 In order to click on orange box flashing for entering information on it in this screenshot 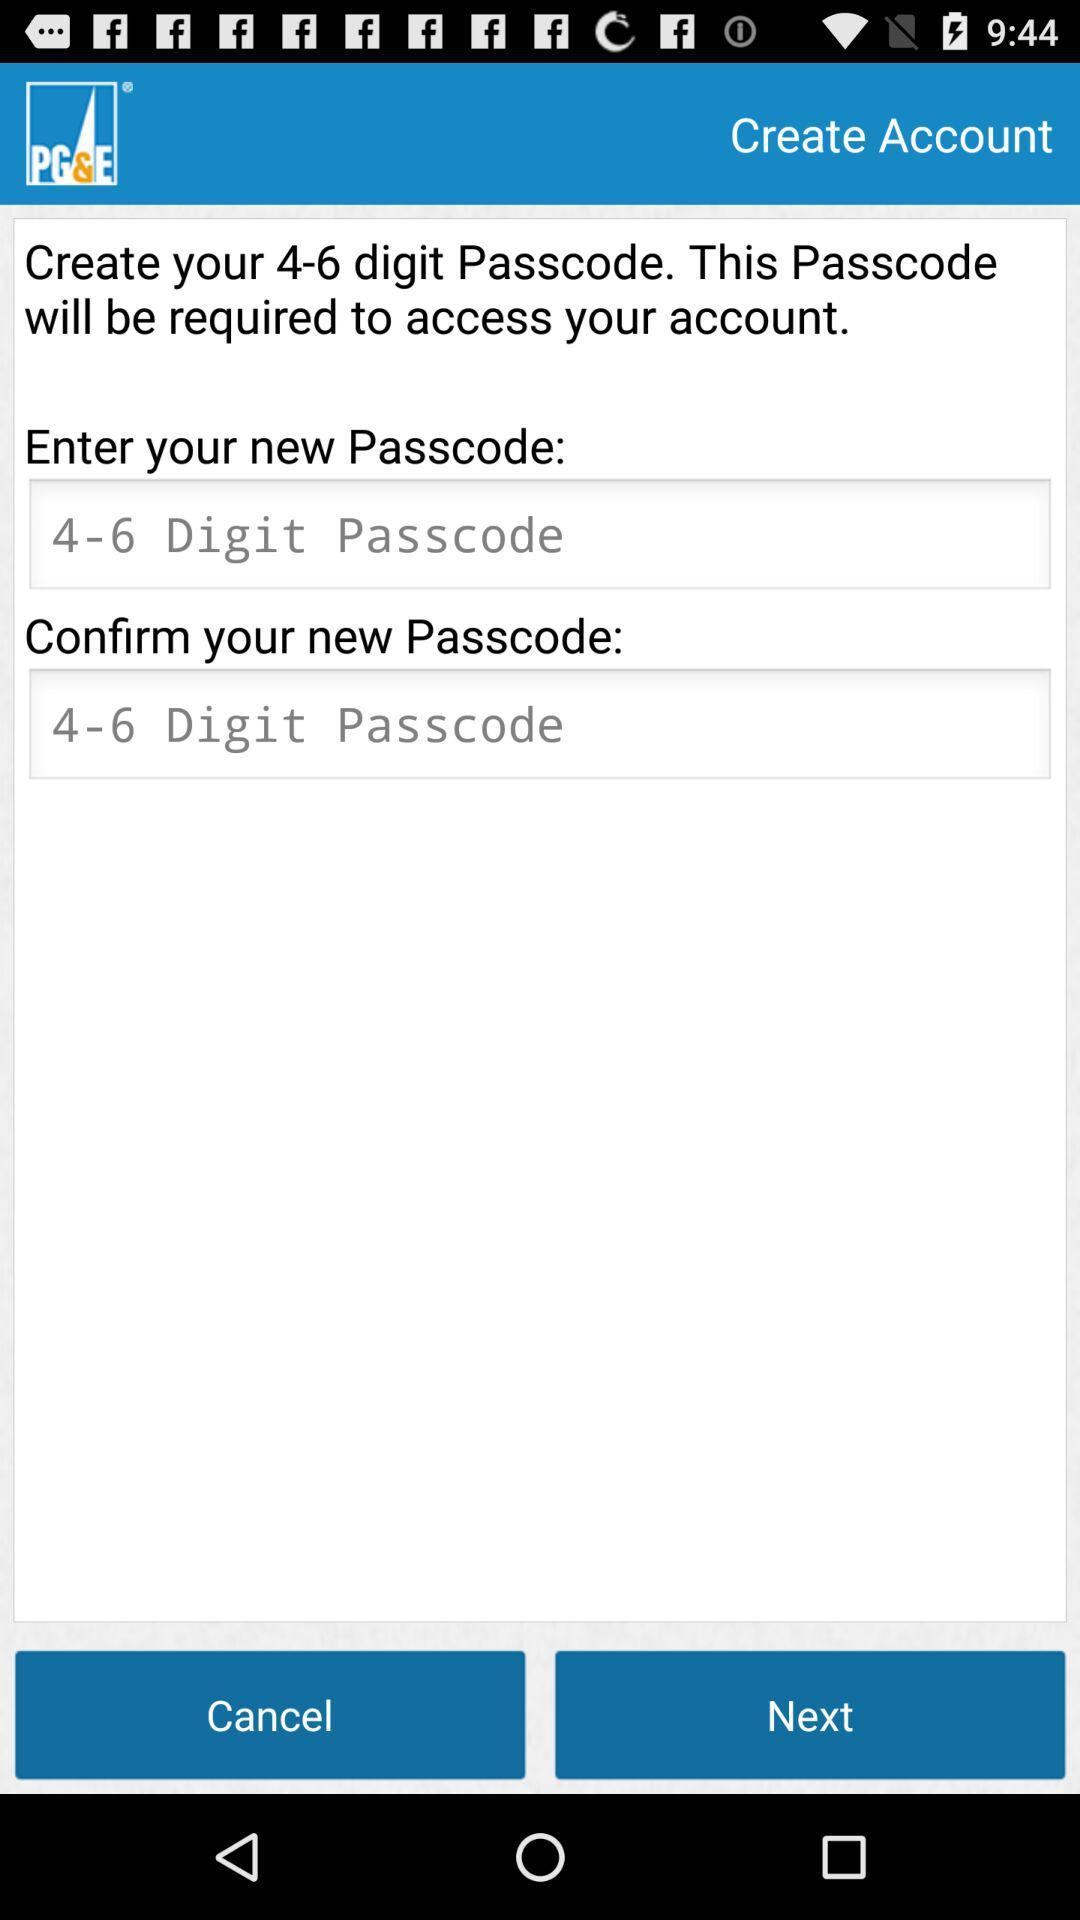, I will do `click(540, 539)`.